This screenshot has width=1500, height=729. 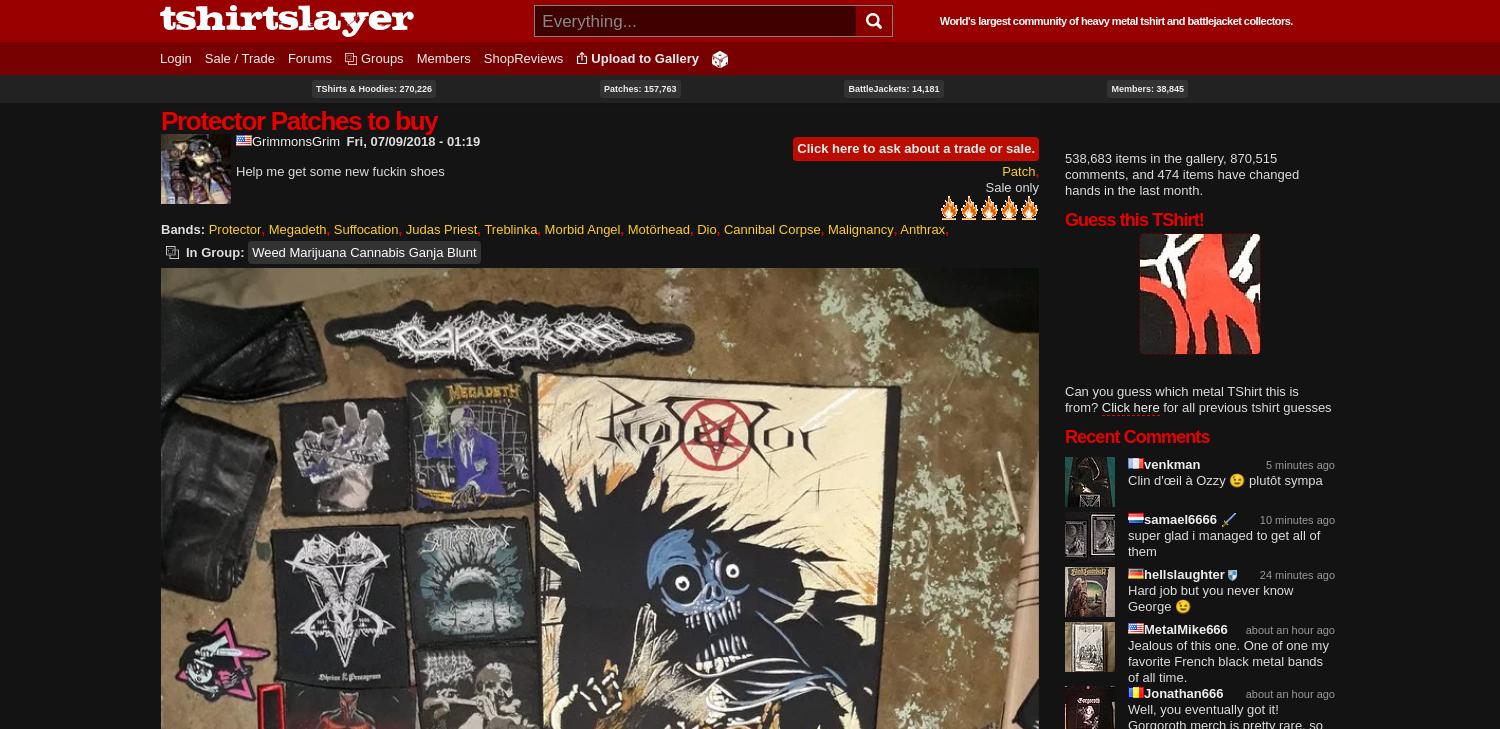 I want to click on 'Sale / Trade', so click(x=237, y=57).